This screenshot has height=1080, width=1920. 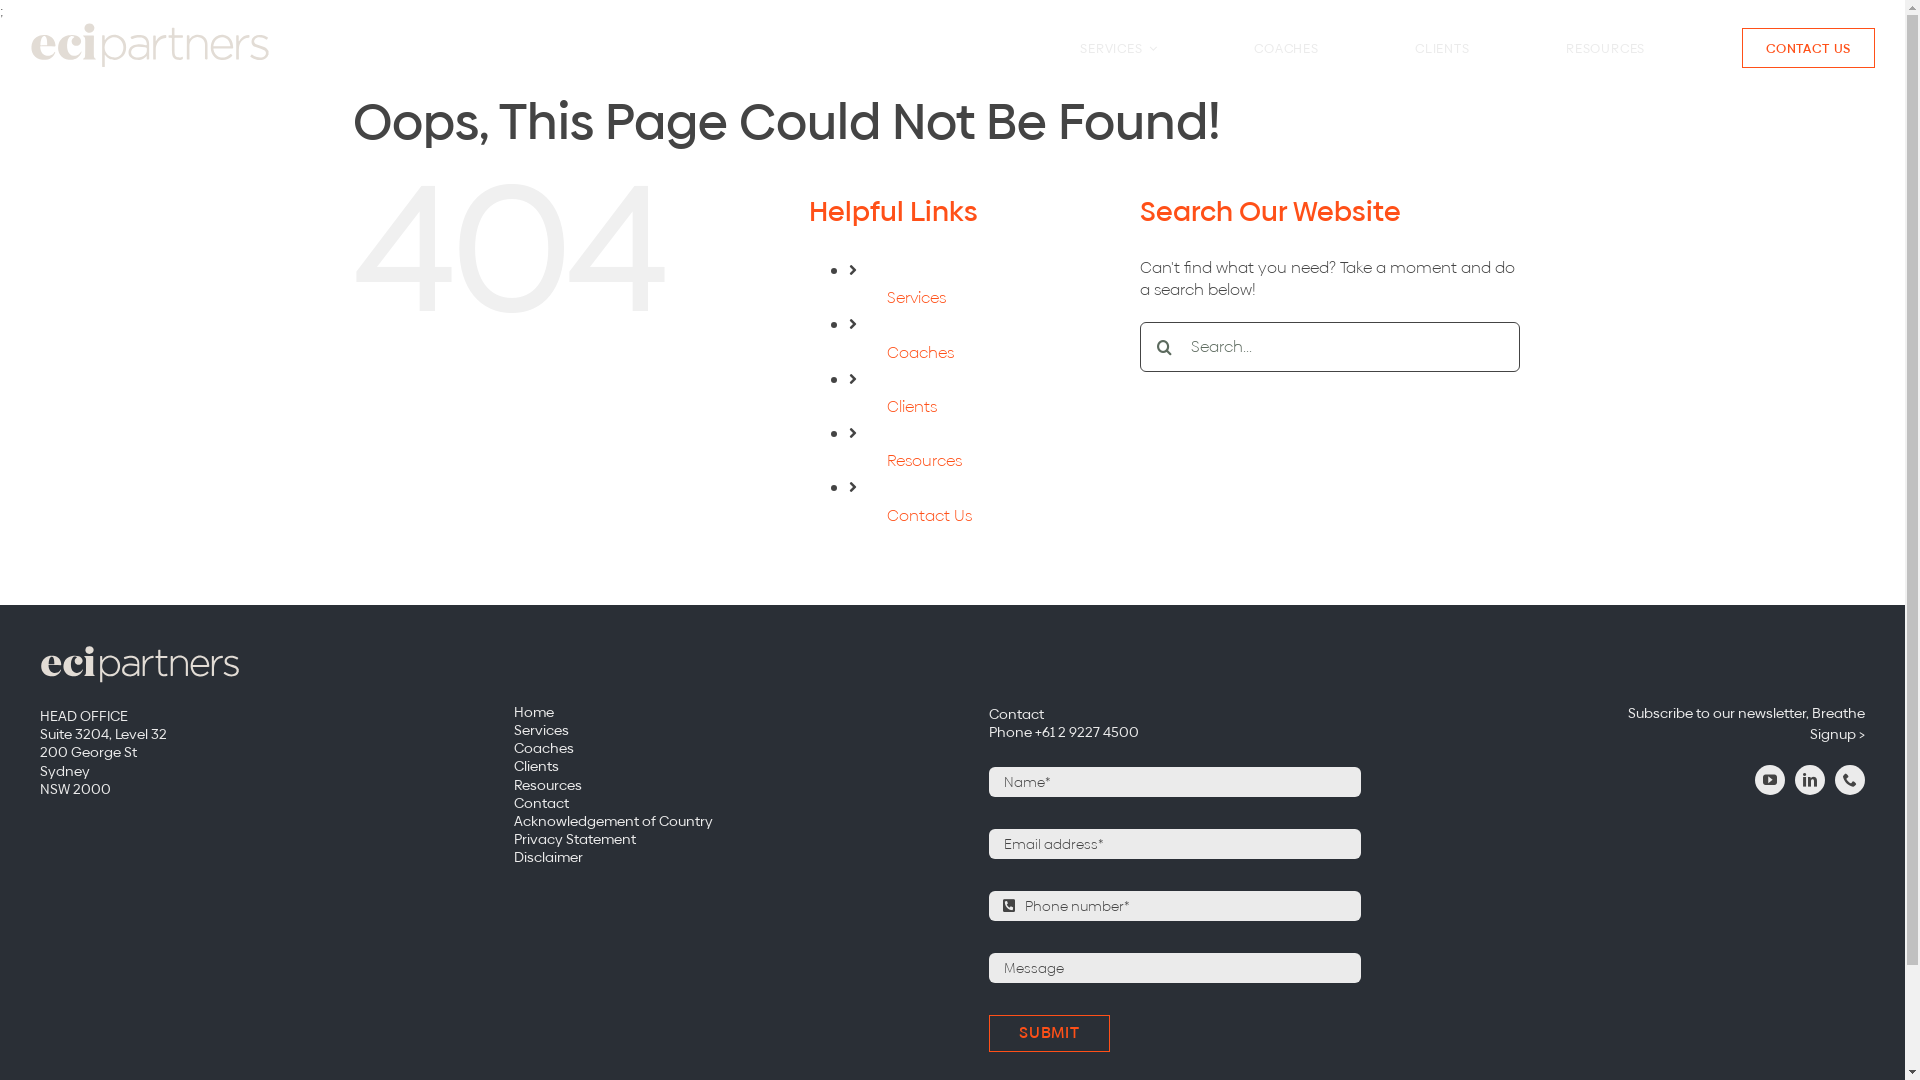 What do you see at coordinates (1564, 46) in the screenshot?
I see `'RESOURCES'` at bounding box center [1564, 46].